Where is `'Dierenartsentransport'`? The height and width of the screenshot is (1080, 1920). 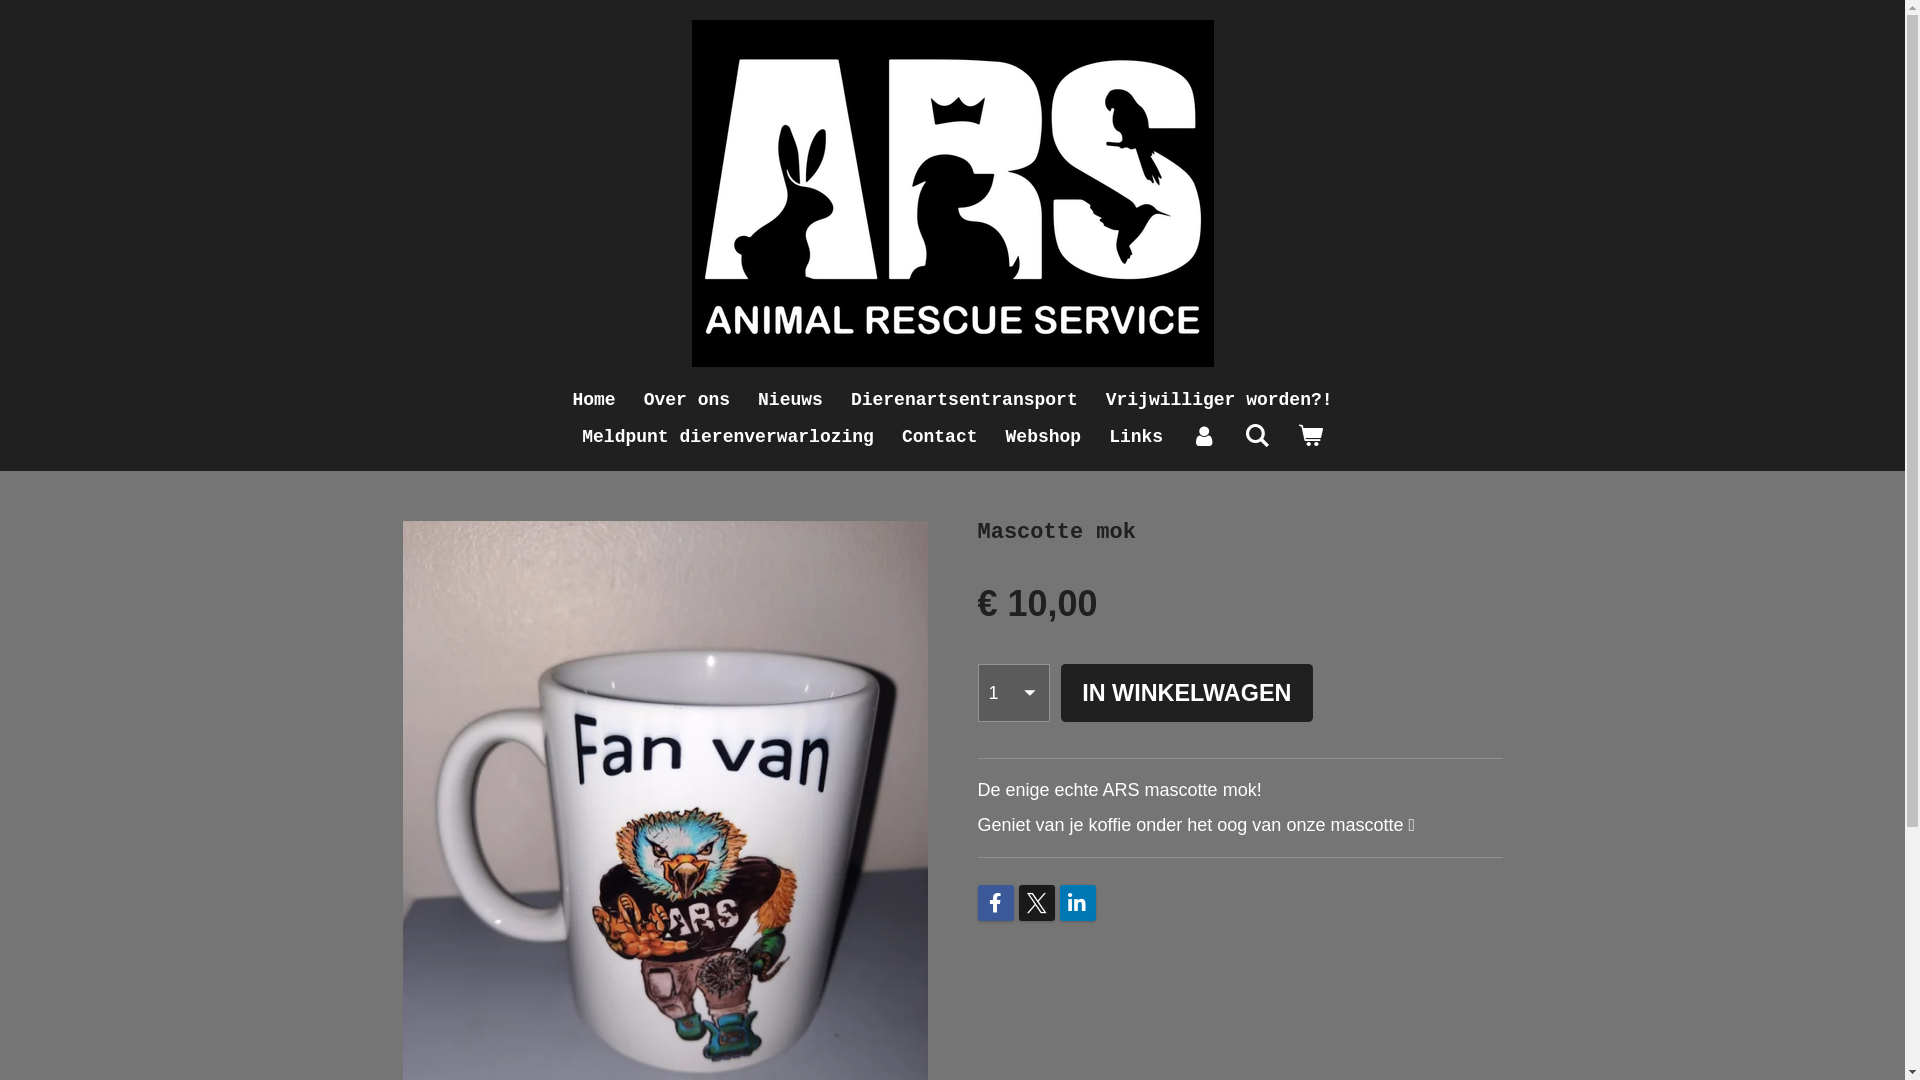 'Dierenartsentransport' is located at coordinates (964, 400).